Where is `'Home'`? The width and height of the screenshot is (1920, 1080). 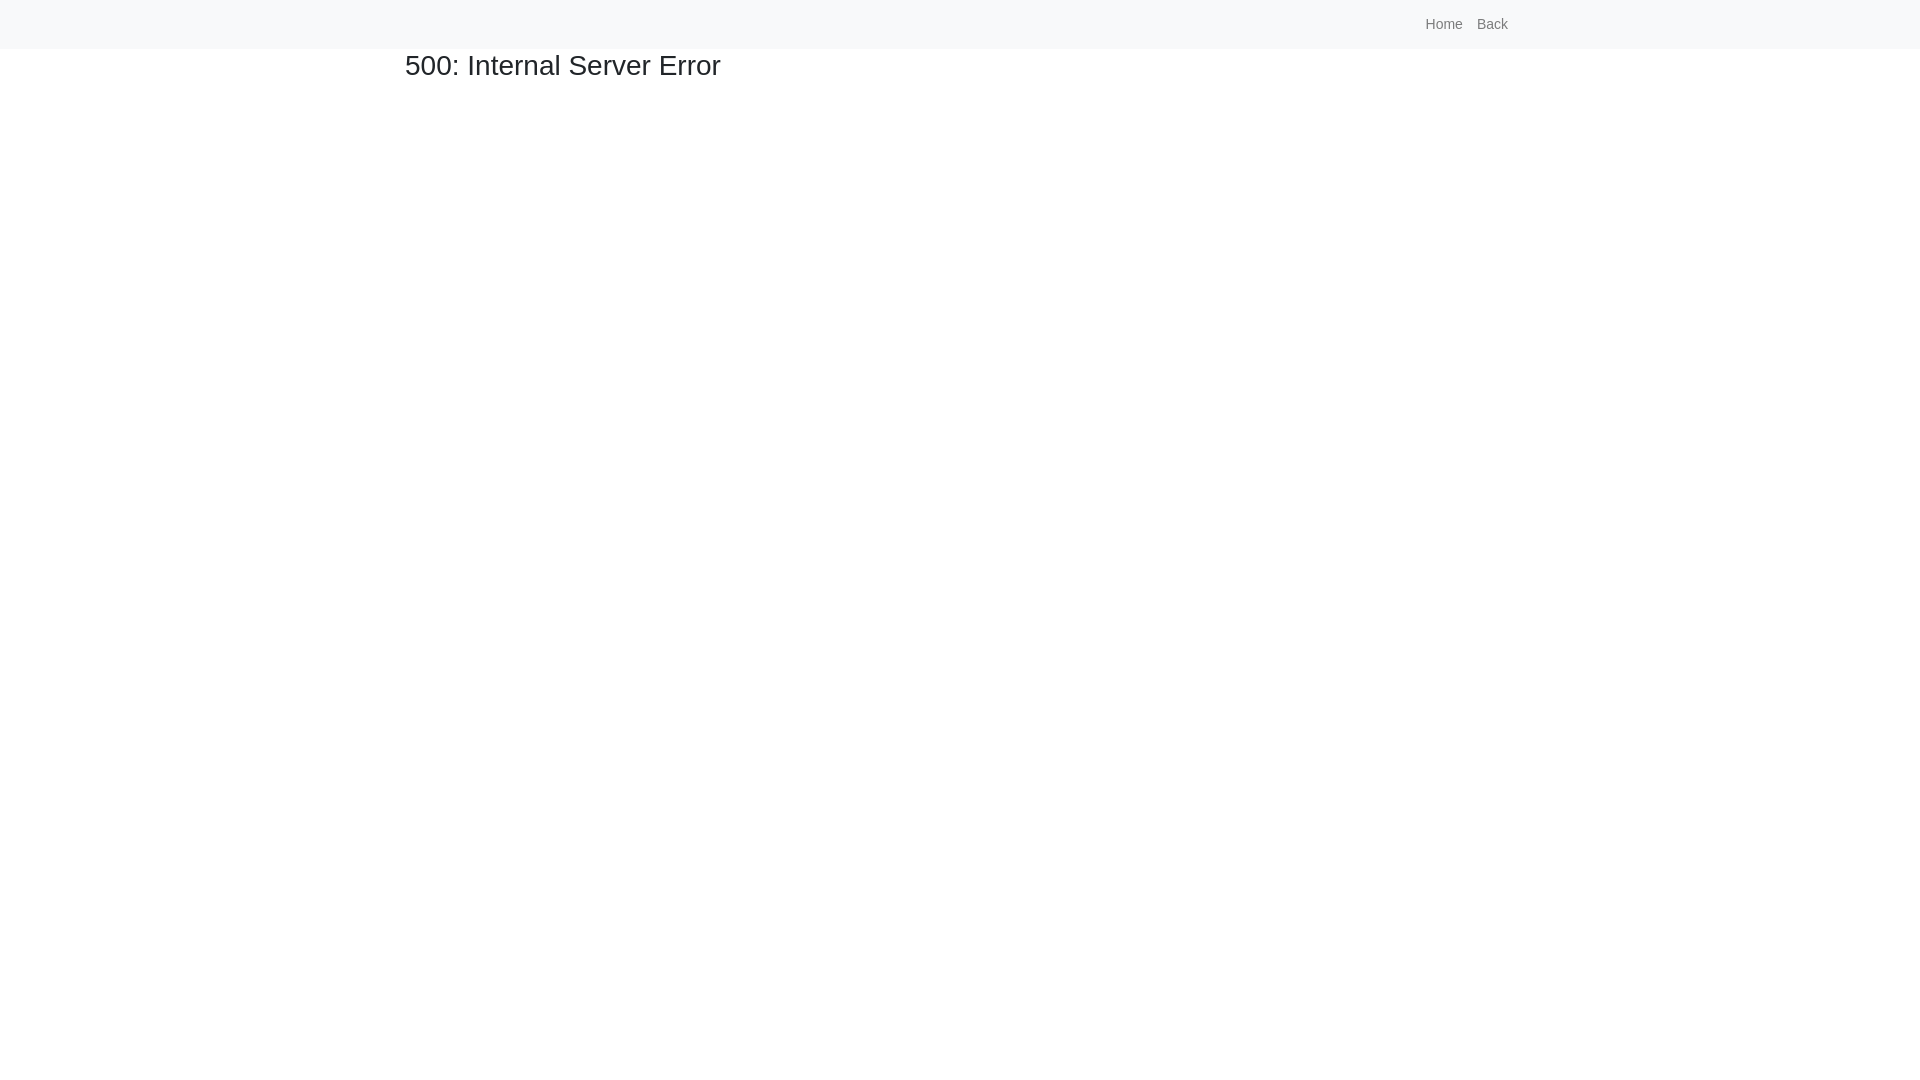
'Home' is located at coordinates (1444, 24).